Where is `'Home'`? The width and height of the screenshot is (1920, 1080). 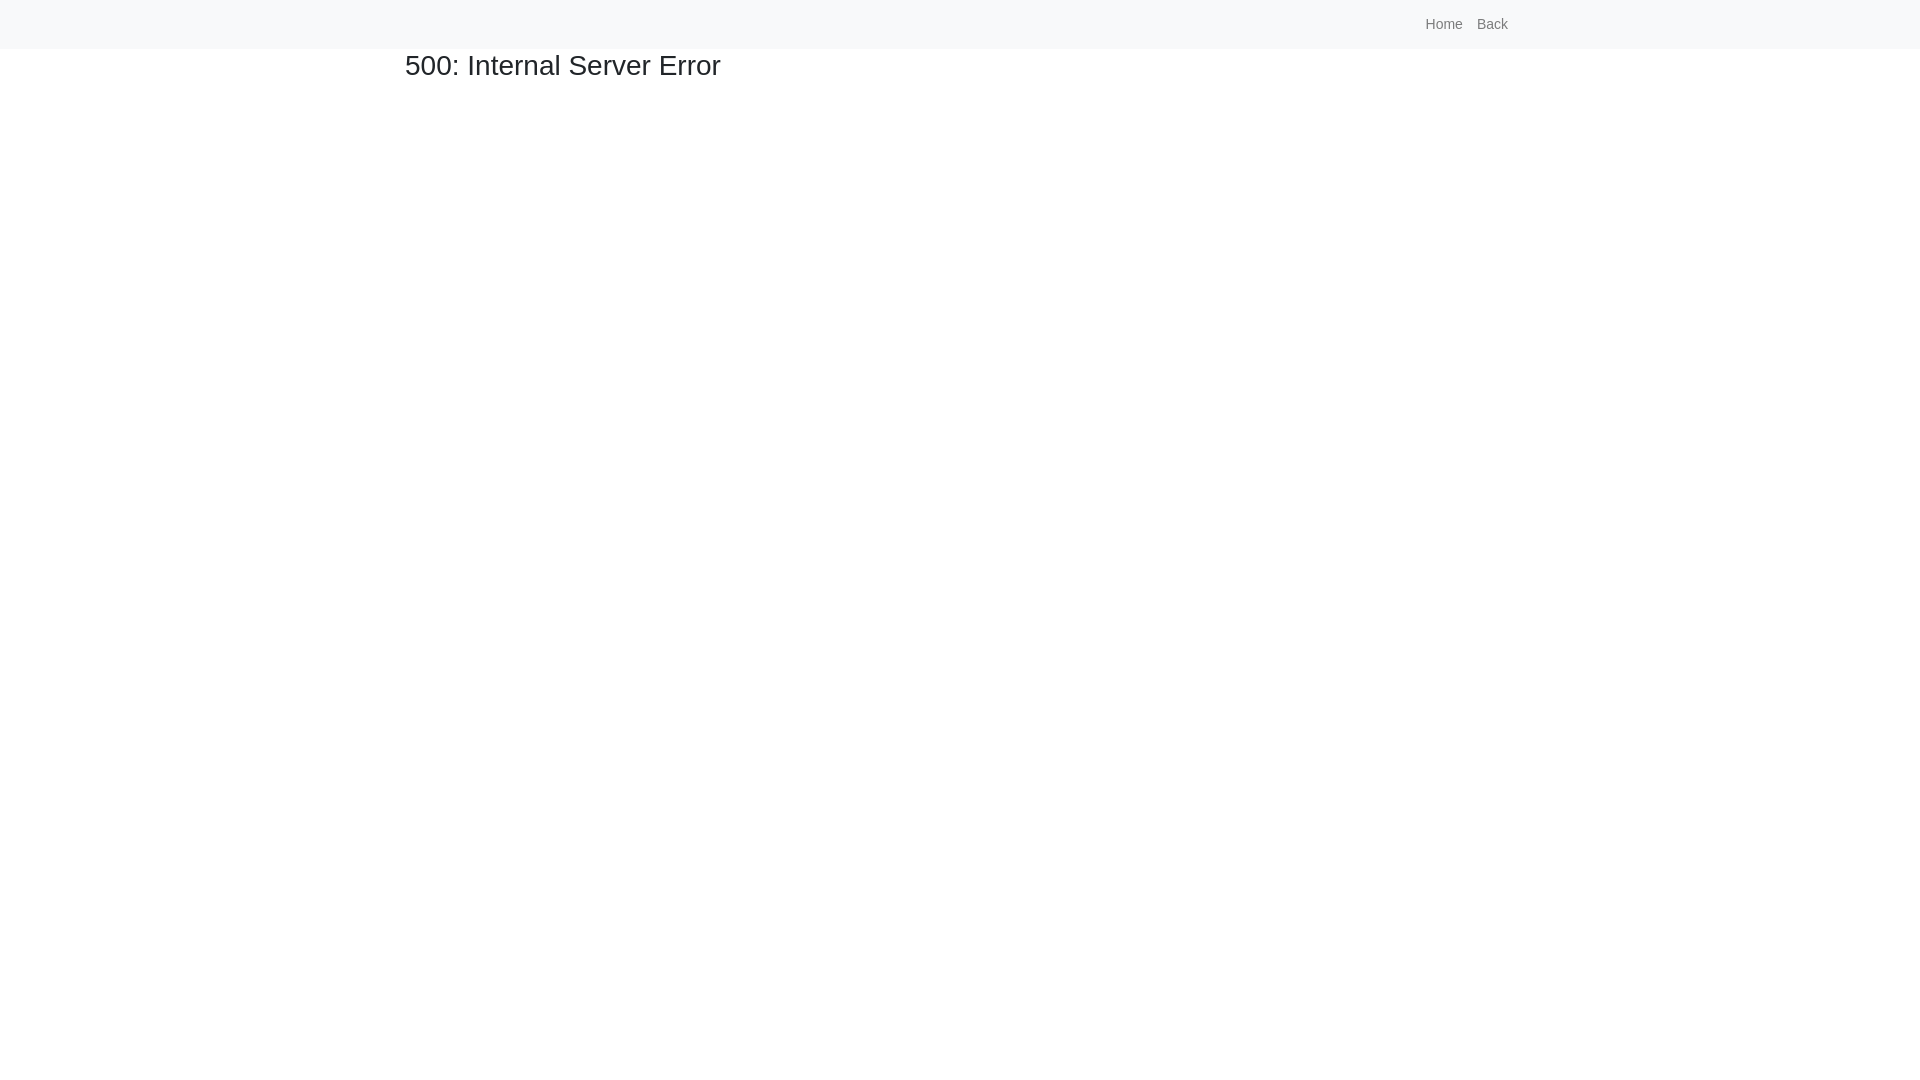
'Home' is located at coordinates (1444, 24).